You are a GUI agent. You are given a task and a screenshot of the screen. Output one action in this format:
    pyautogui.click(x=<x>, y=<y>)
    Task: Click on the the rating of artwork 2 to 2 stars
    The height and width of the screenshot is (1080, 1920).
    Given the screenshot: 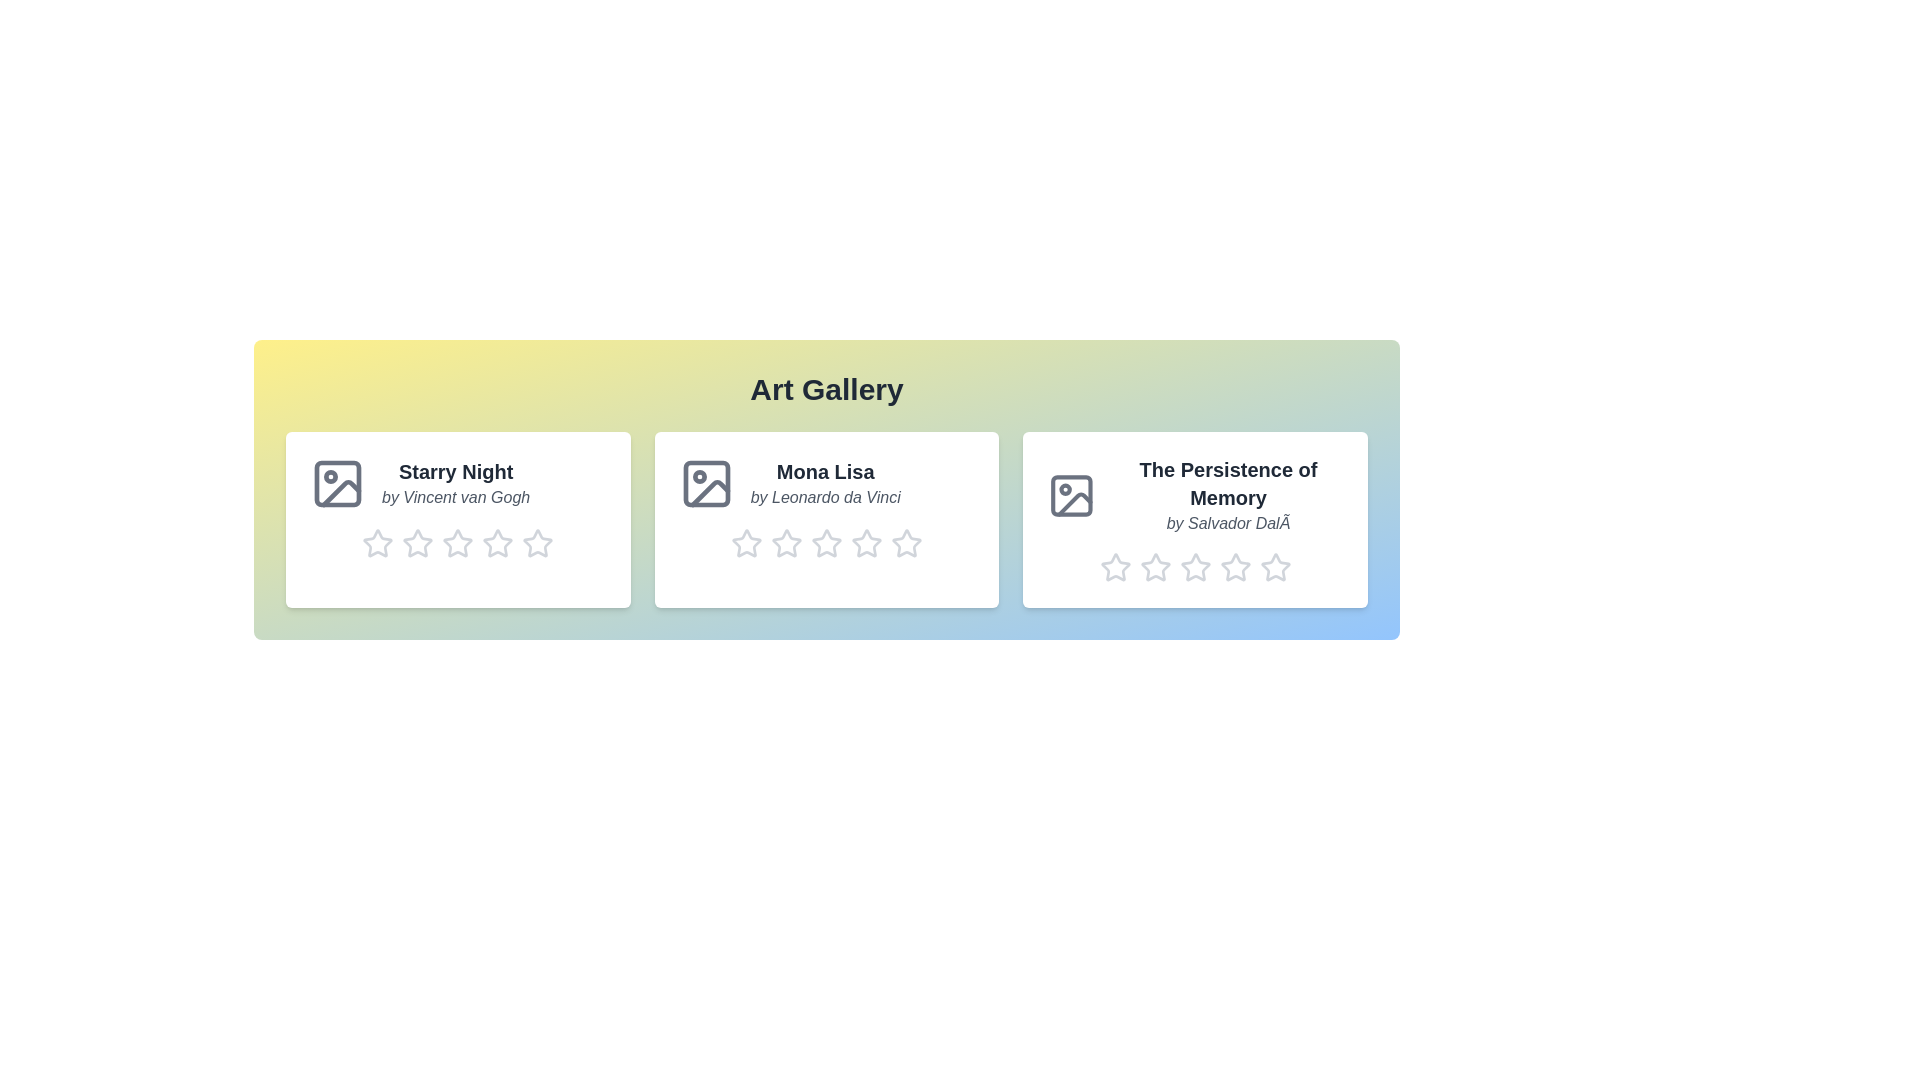 What is the action you would take?
    pyautogui.click(x=770, y=543)
    